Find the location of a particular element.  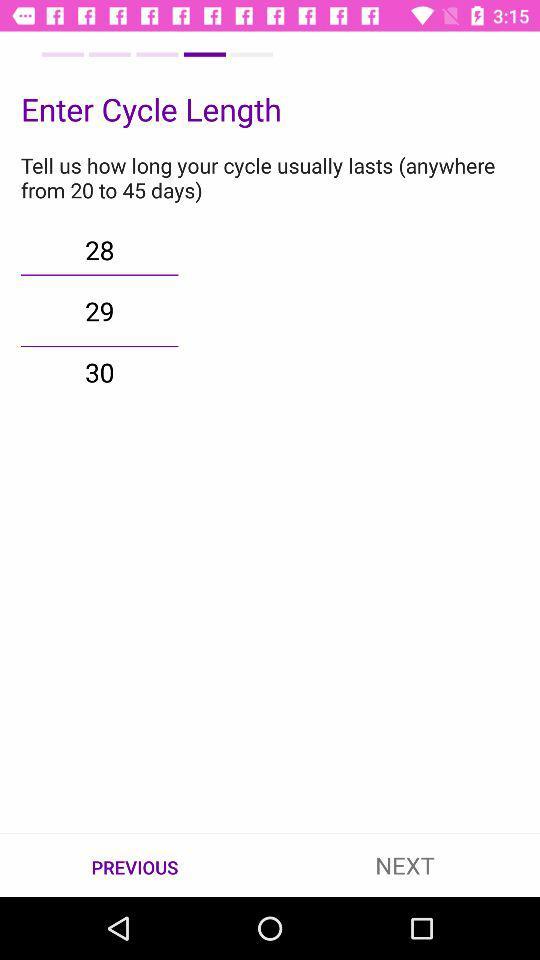

icon next to previous is located at coordinates (405, 864).